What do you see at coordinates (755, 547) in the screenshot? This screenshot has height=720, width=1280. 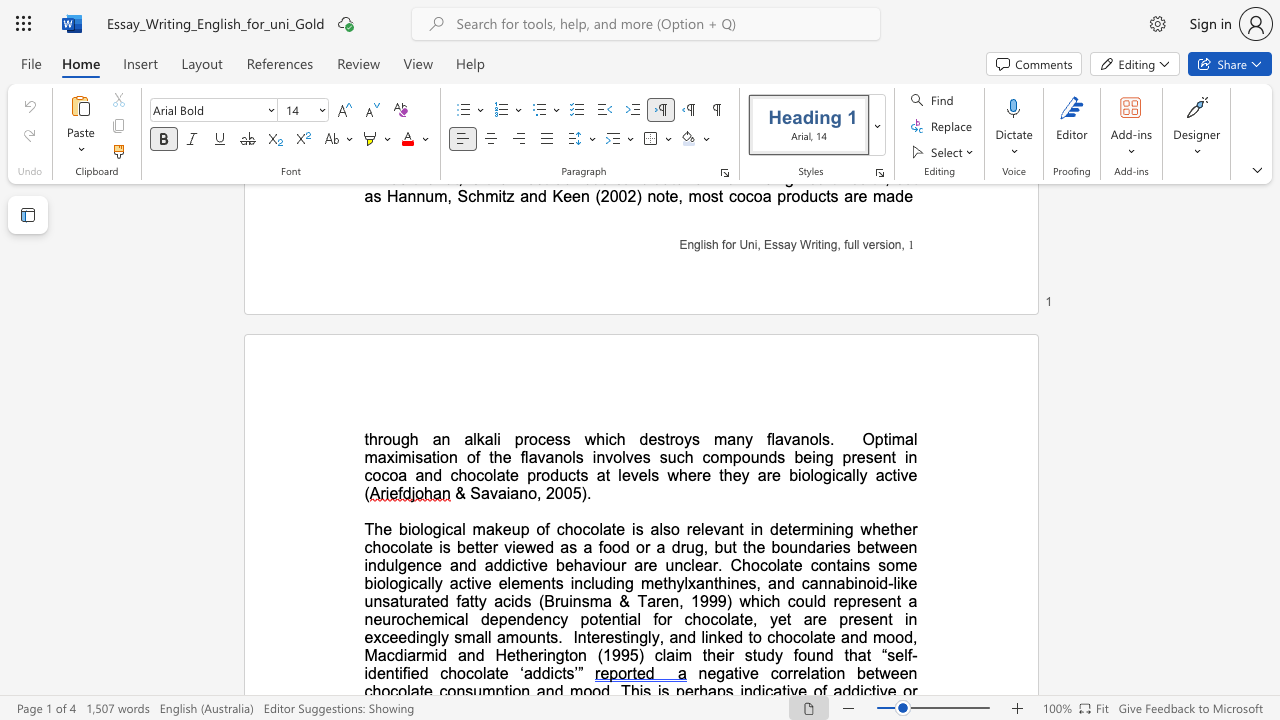 I see `the subset text "e boundaries between indulgence a" within the text "whether chocolate is better viewed as a food or a drug, but the boundaries between indulgence and addictive behaviour are unclear. Chocolate"` at bounding box center [755, 547].